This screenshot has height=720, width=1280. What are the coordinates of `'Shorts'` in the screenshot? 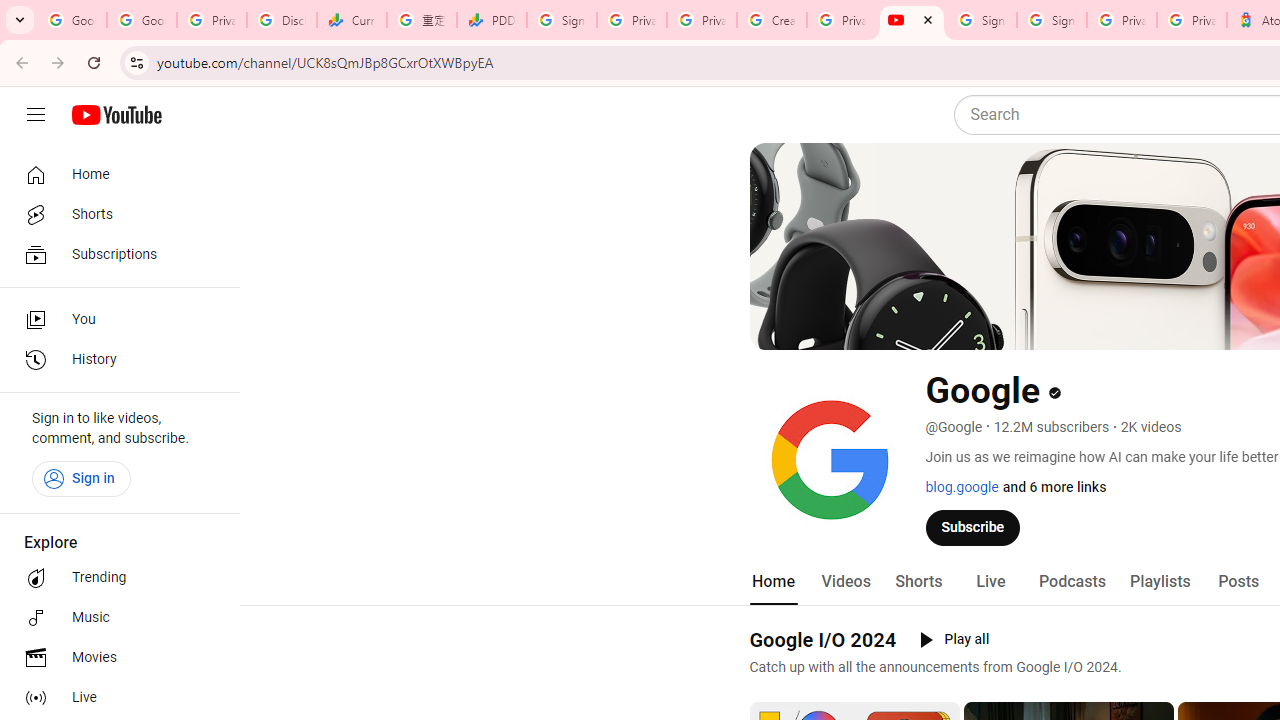 It's located at (917, 581).